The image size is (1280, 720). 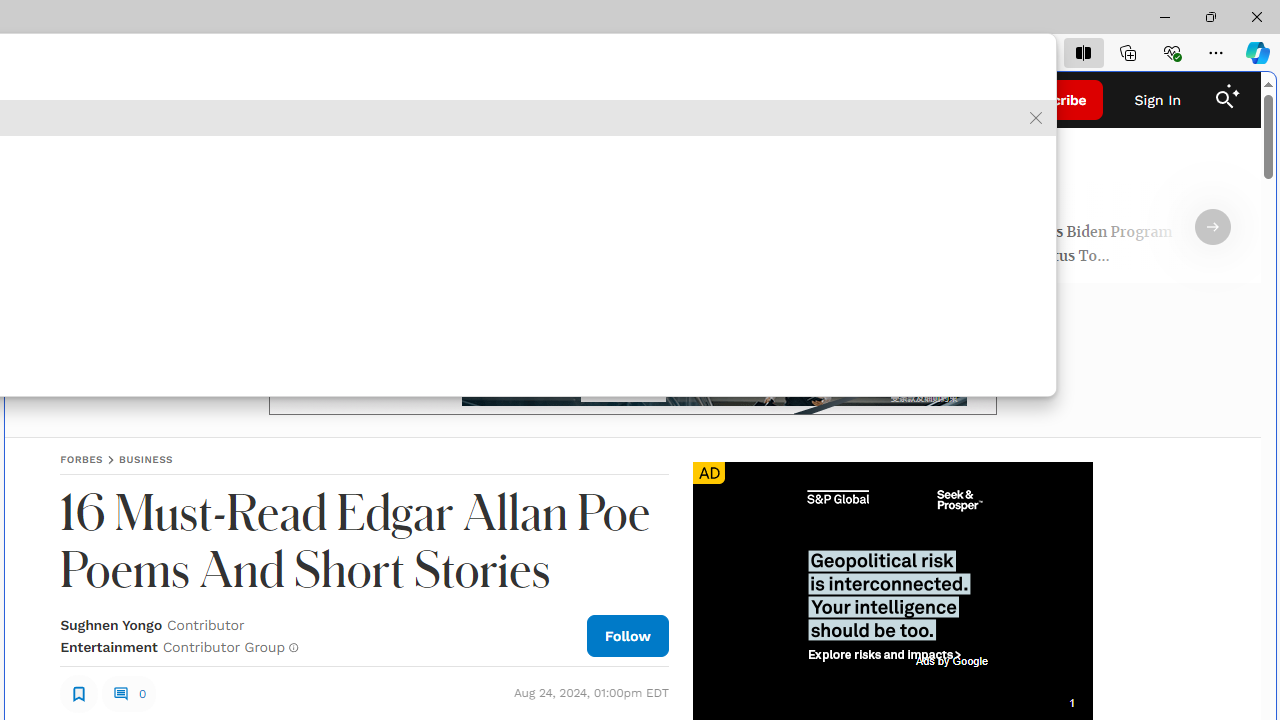 I want to click on 'FORBES', so click(x=80, y=459).